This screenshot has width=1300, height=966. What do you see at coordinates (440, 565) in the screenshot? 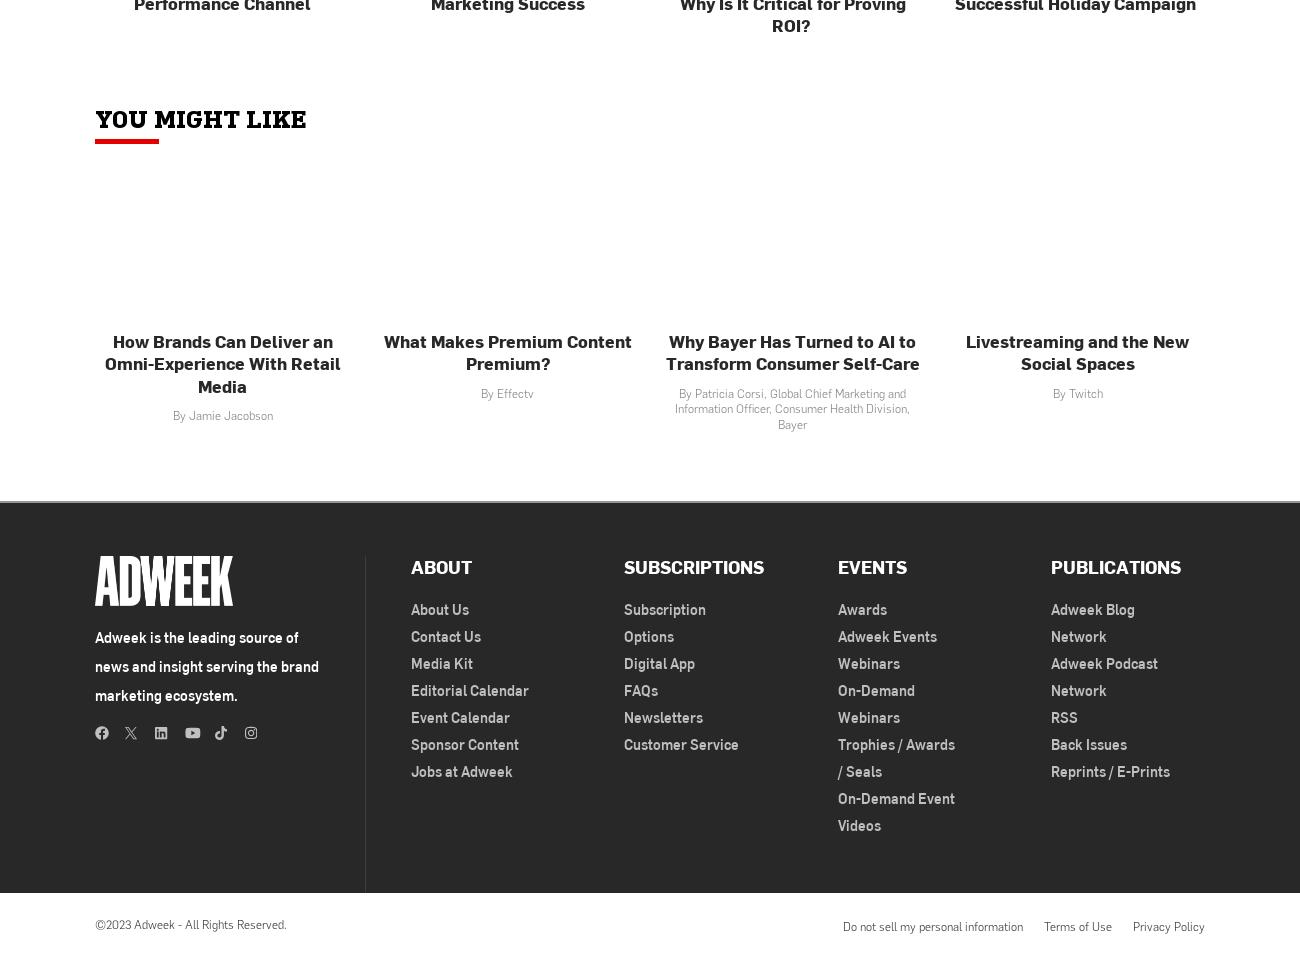
I see `'About'` at bounding box center [440, 565].